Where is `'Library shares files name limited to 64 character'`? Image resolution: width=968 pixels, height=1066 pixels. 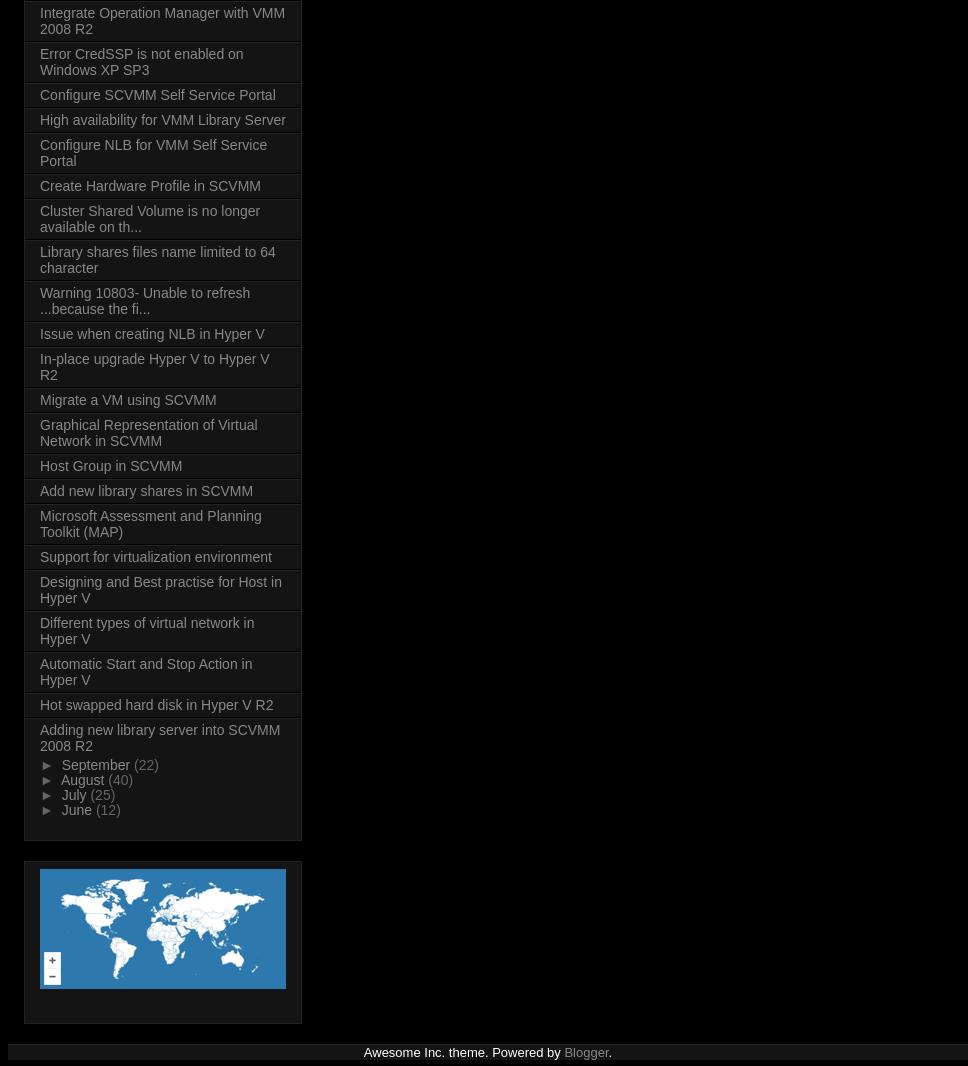 'Library shares files name limited to 64 character' is located at coordinates (156, 258).